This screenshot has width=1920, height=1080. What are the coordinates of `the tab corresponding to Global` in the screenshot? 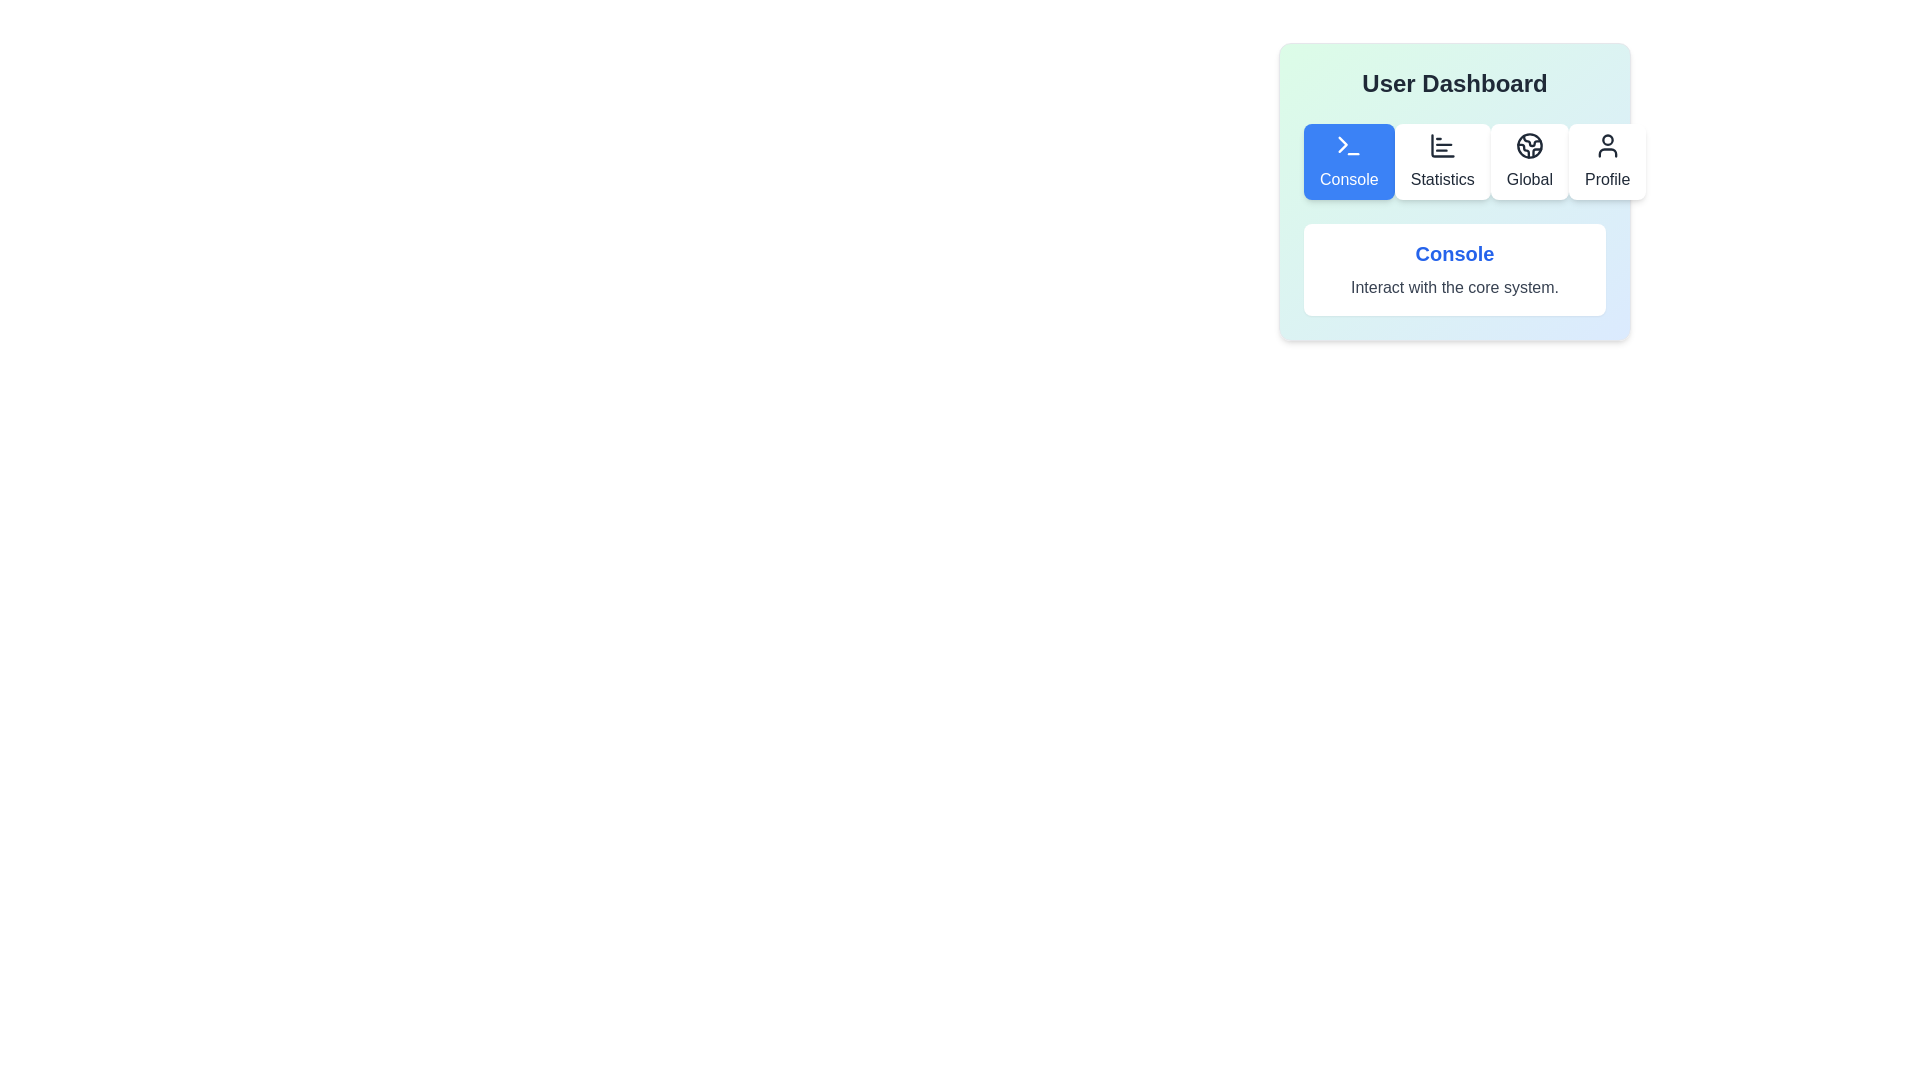 It's located at (1528, 161).